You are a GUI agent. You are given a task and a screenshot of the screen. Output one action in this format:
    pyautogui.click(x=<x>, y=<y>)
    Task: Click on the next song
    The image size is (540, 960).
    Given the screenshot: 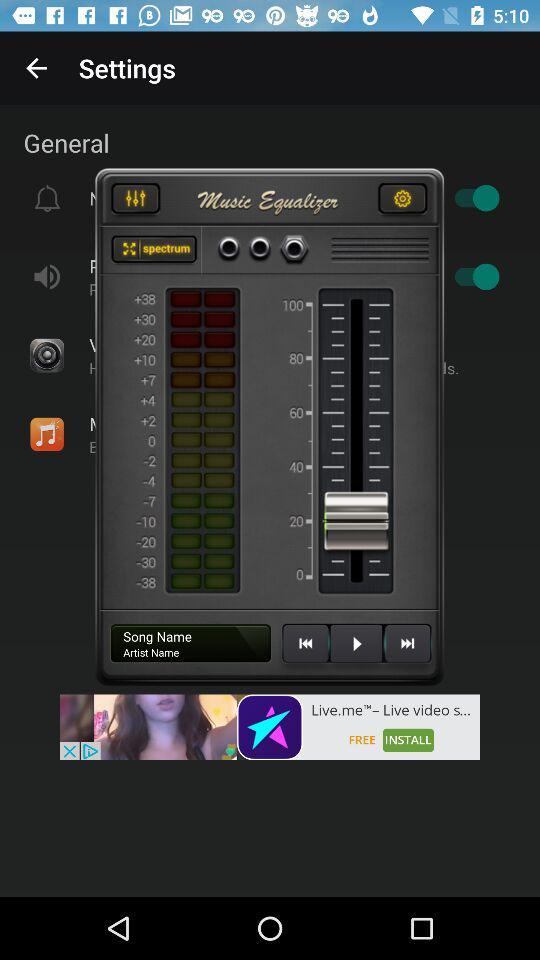 What is the action you would take?
    pyautogui.click(x=406, y=650)
    